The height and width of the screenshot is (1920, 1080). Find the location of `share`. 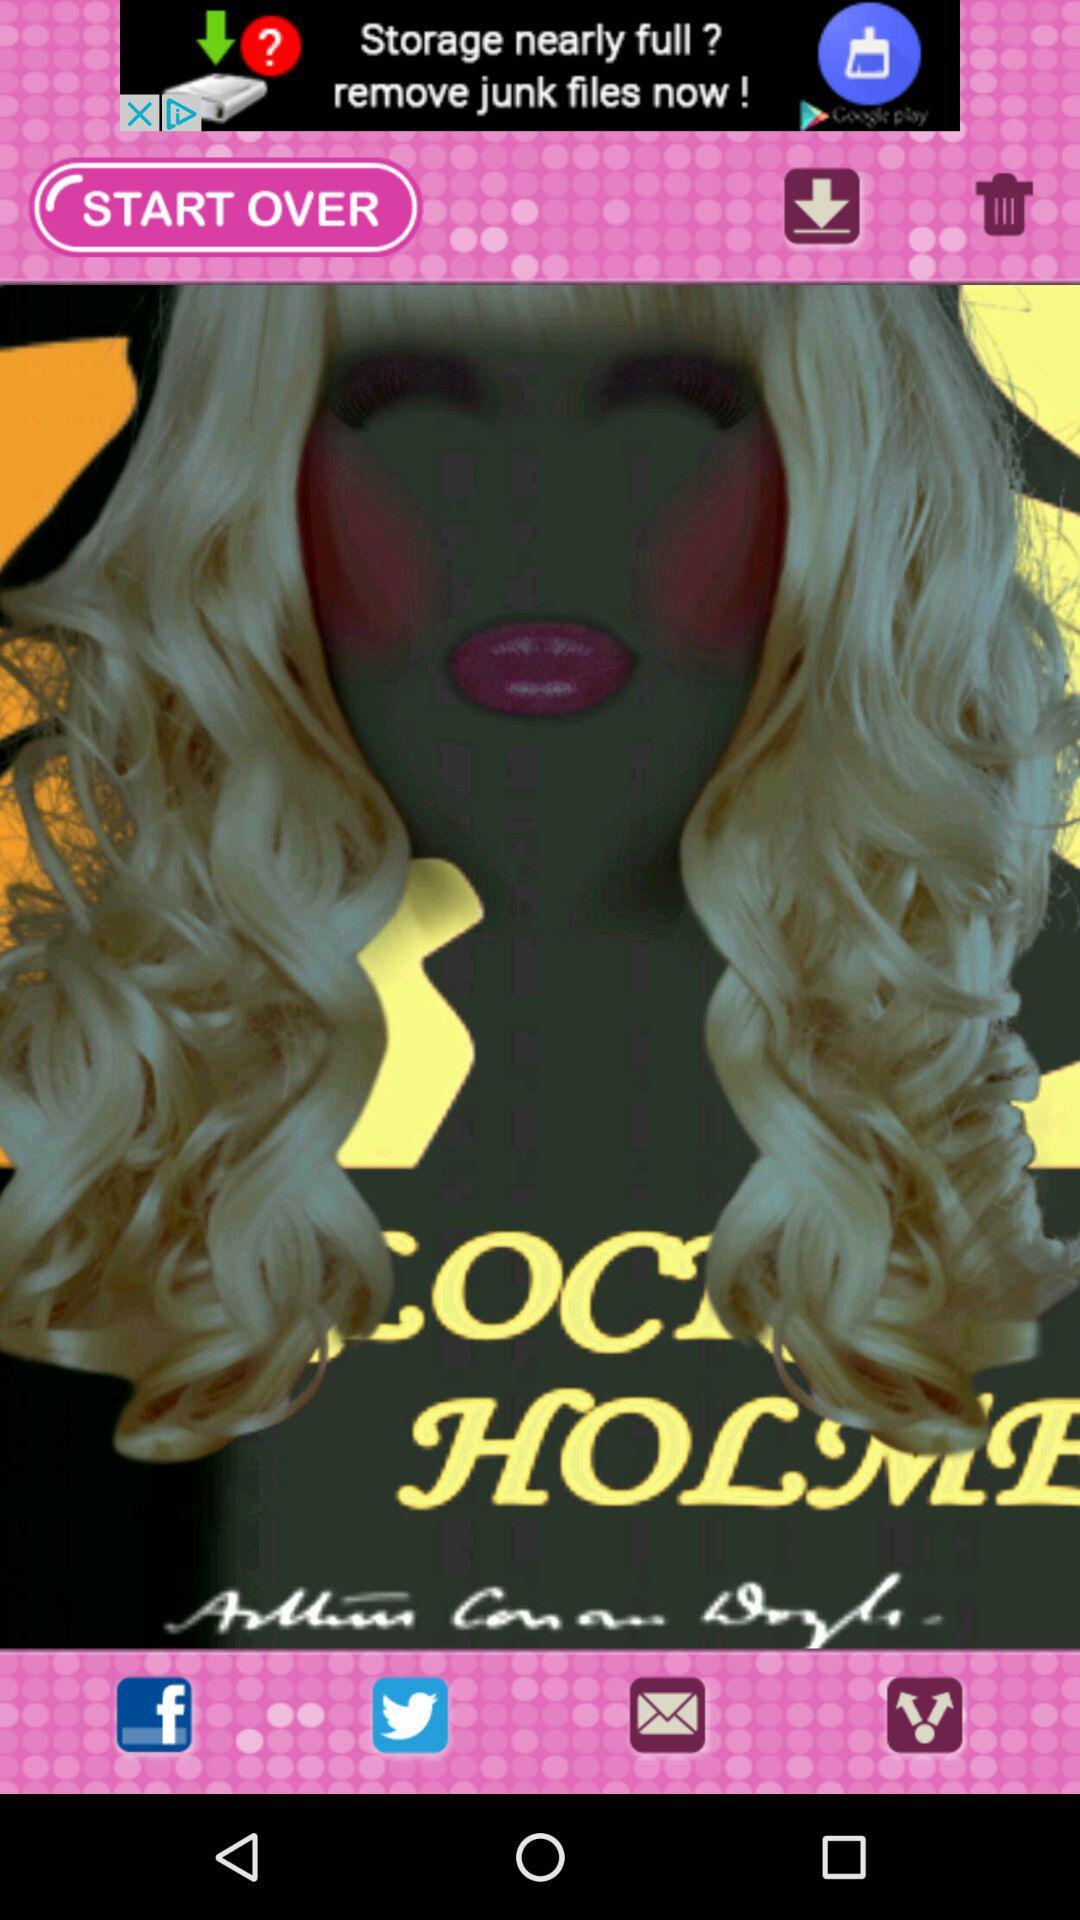

share is located at coordinates (924, 1720).